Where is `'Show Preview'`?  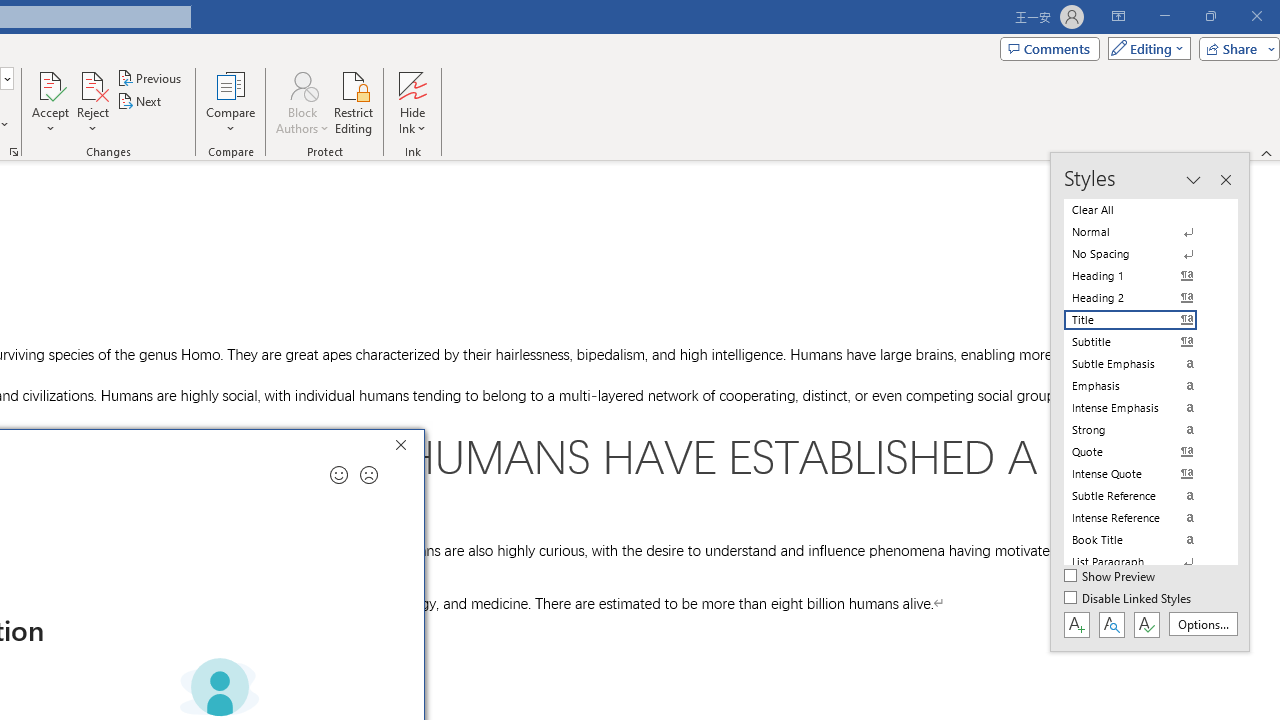 'Show Preview' is located at coordinates (1110, 577).